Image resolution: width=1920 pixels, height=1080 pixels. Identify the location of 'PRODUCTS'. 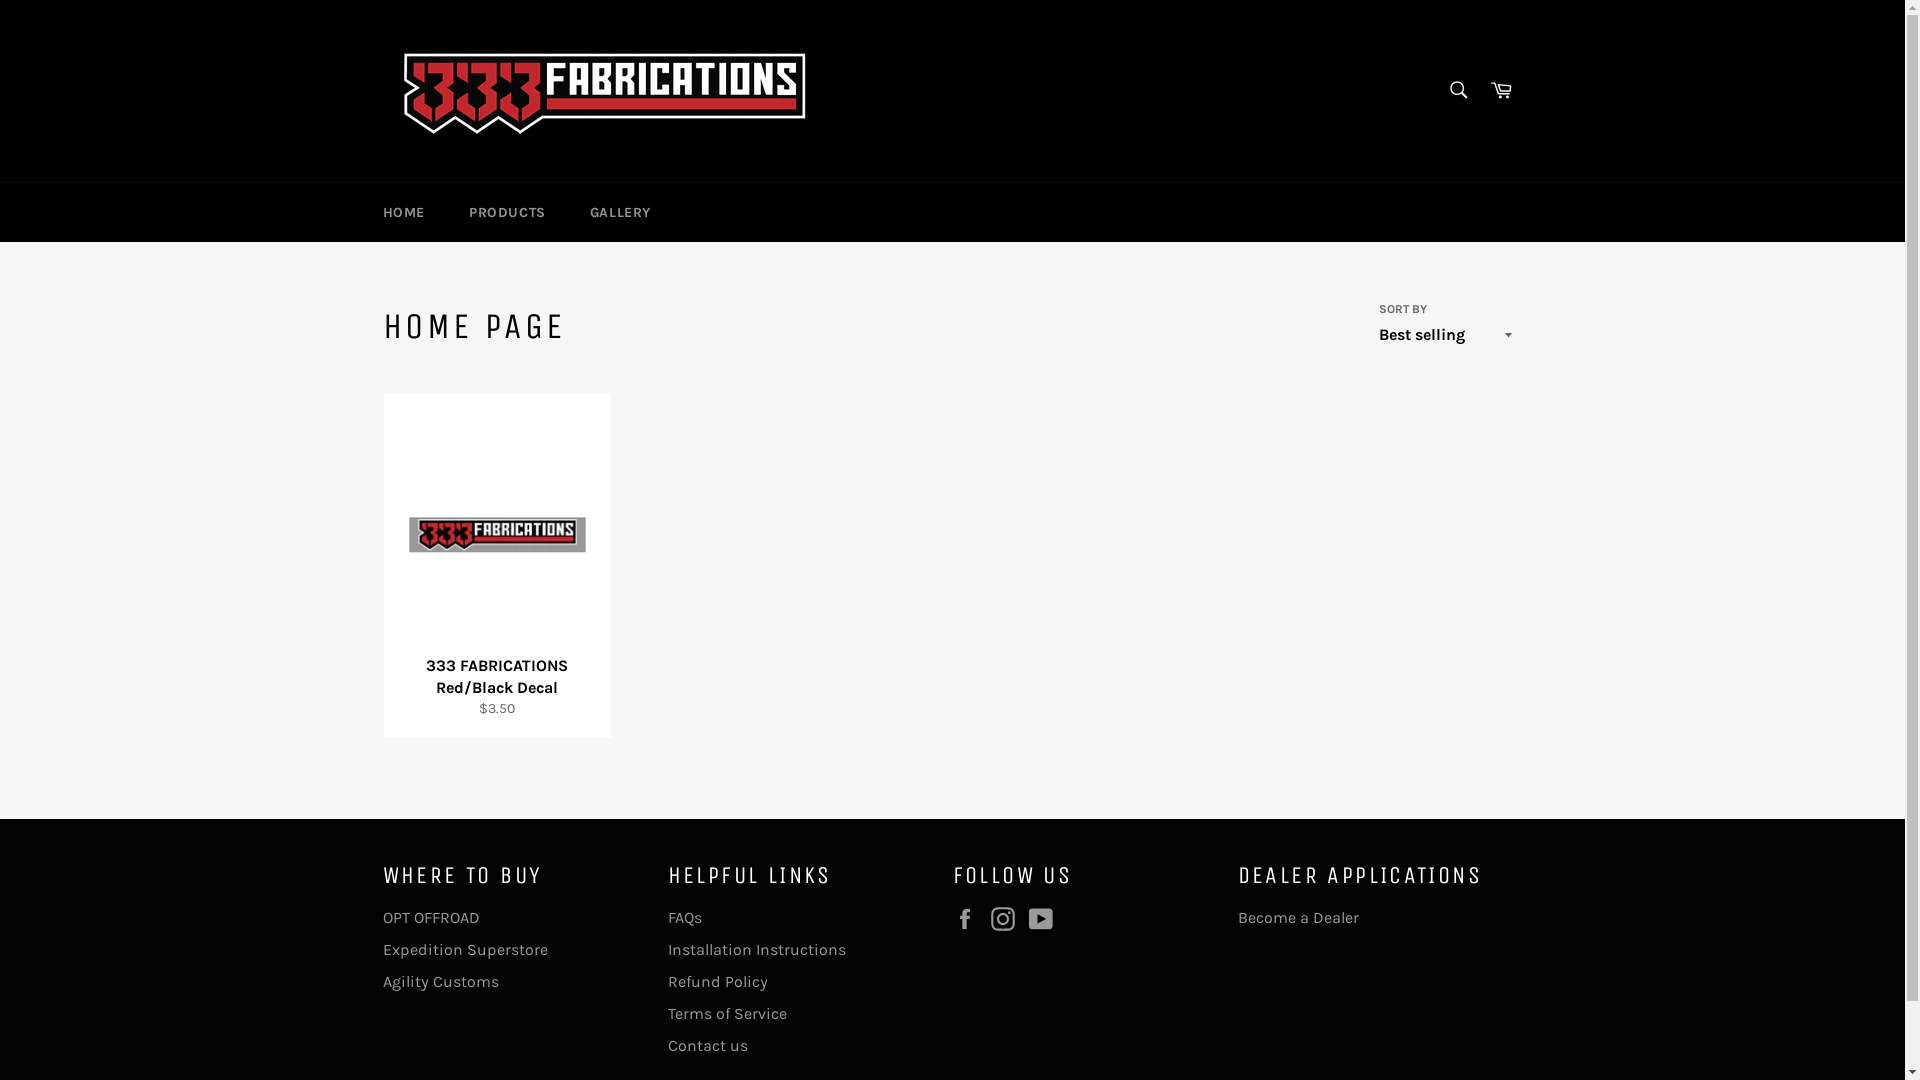
(507, 212).